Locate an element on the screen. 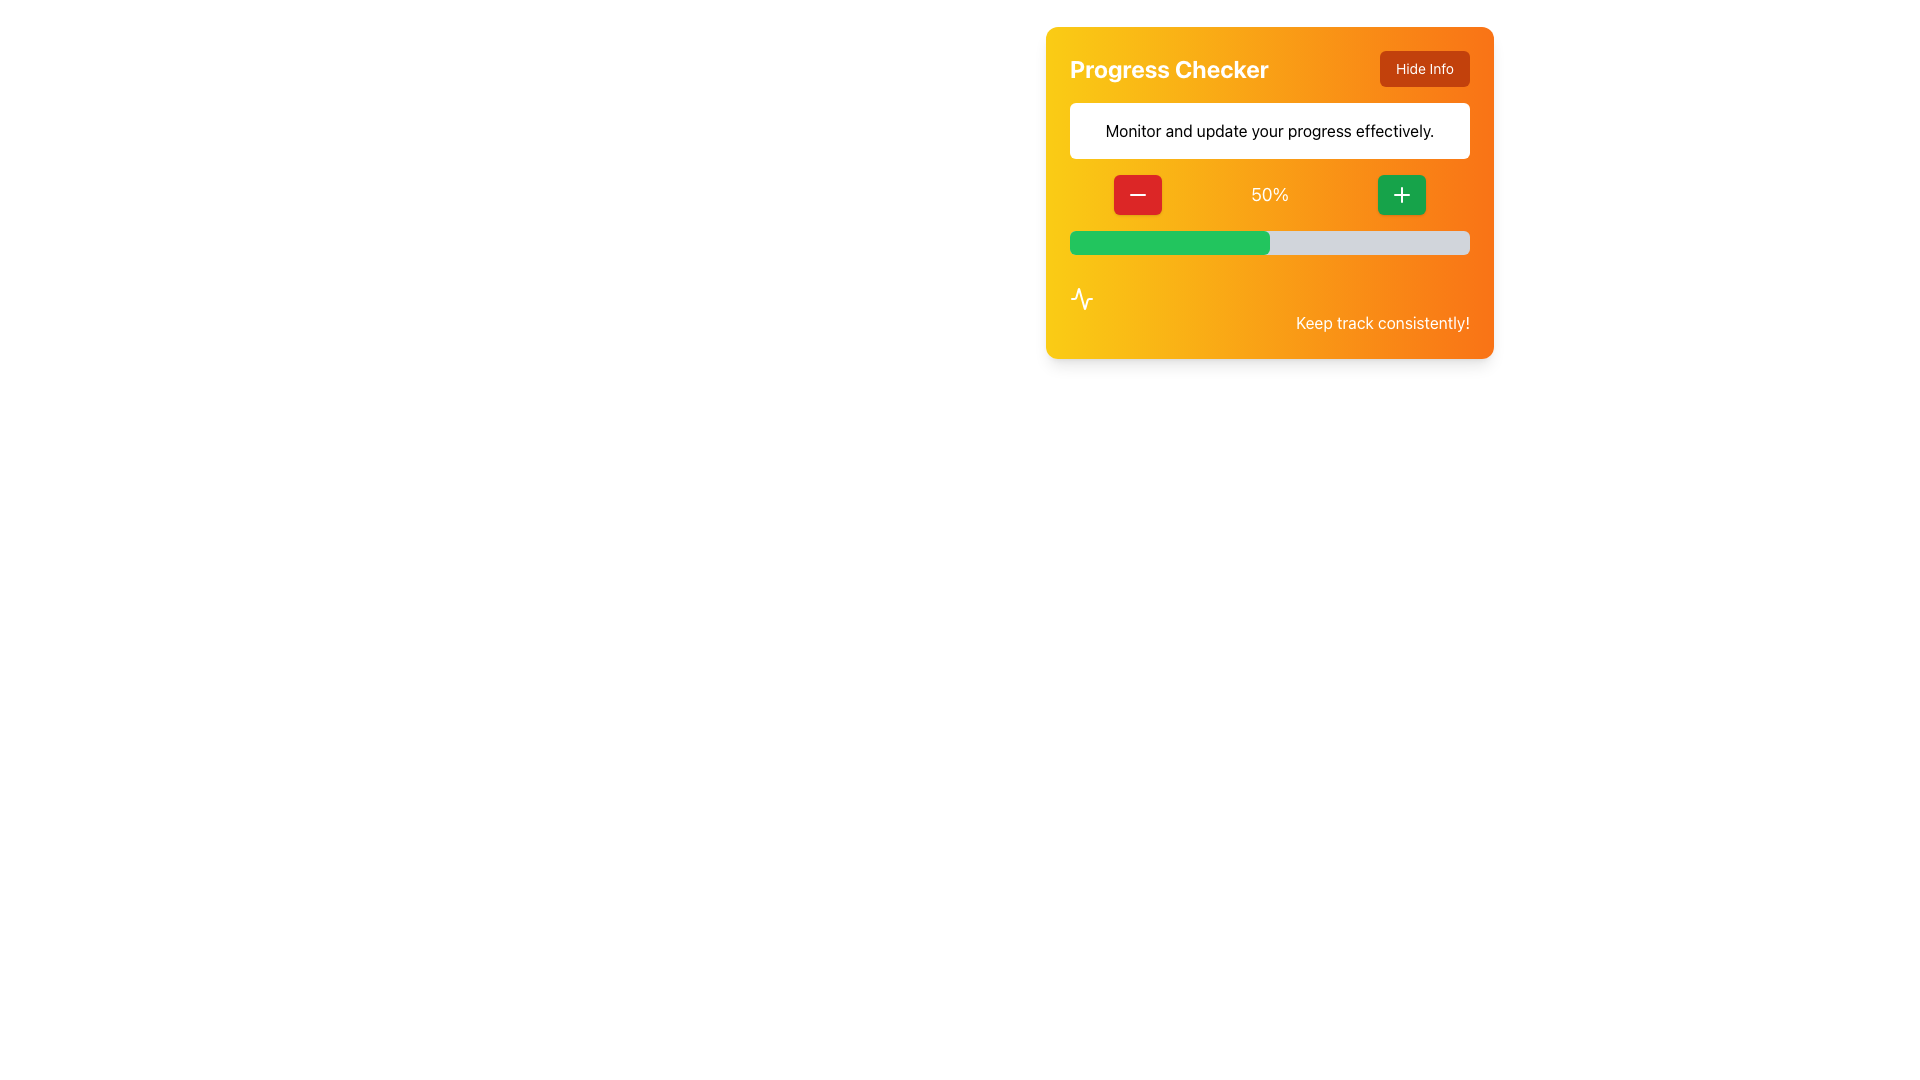 The height and width of the screenshot is (1080, 1920). the button located at the top portion of the Progress Checker panel, adjacent to the 50% text is located at coordinates (1400, 195).